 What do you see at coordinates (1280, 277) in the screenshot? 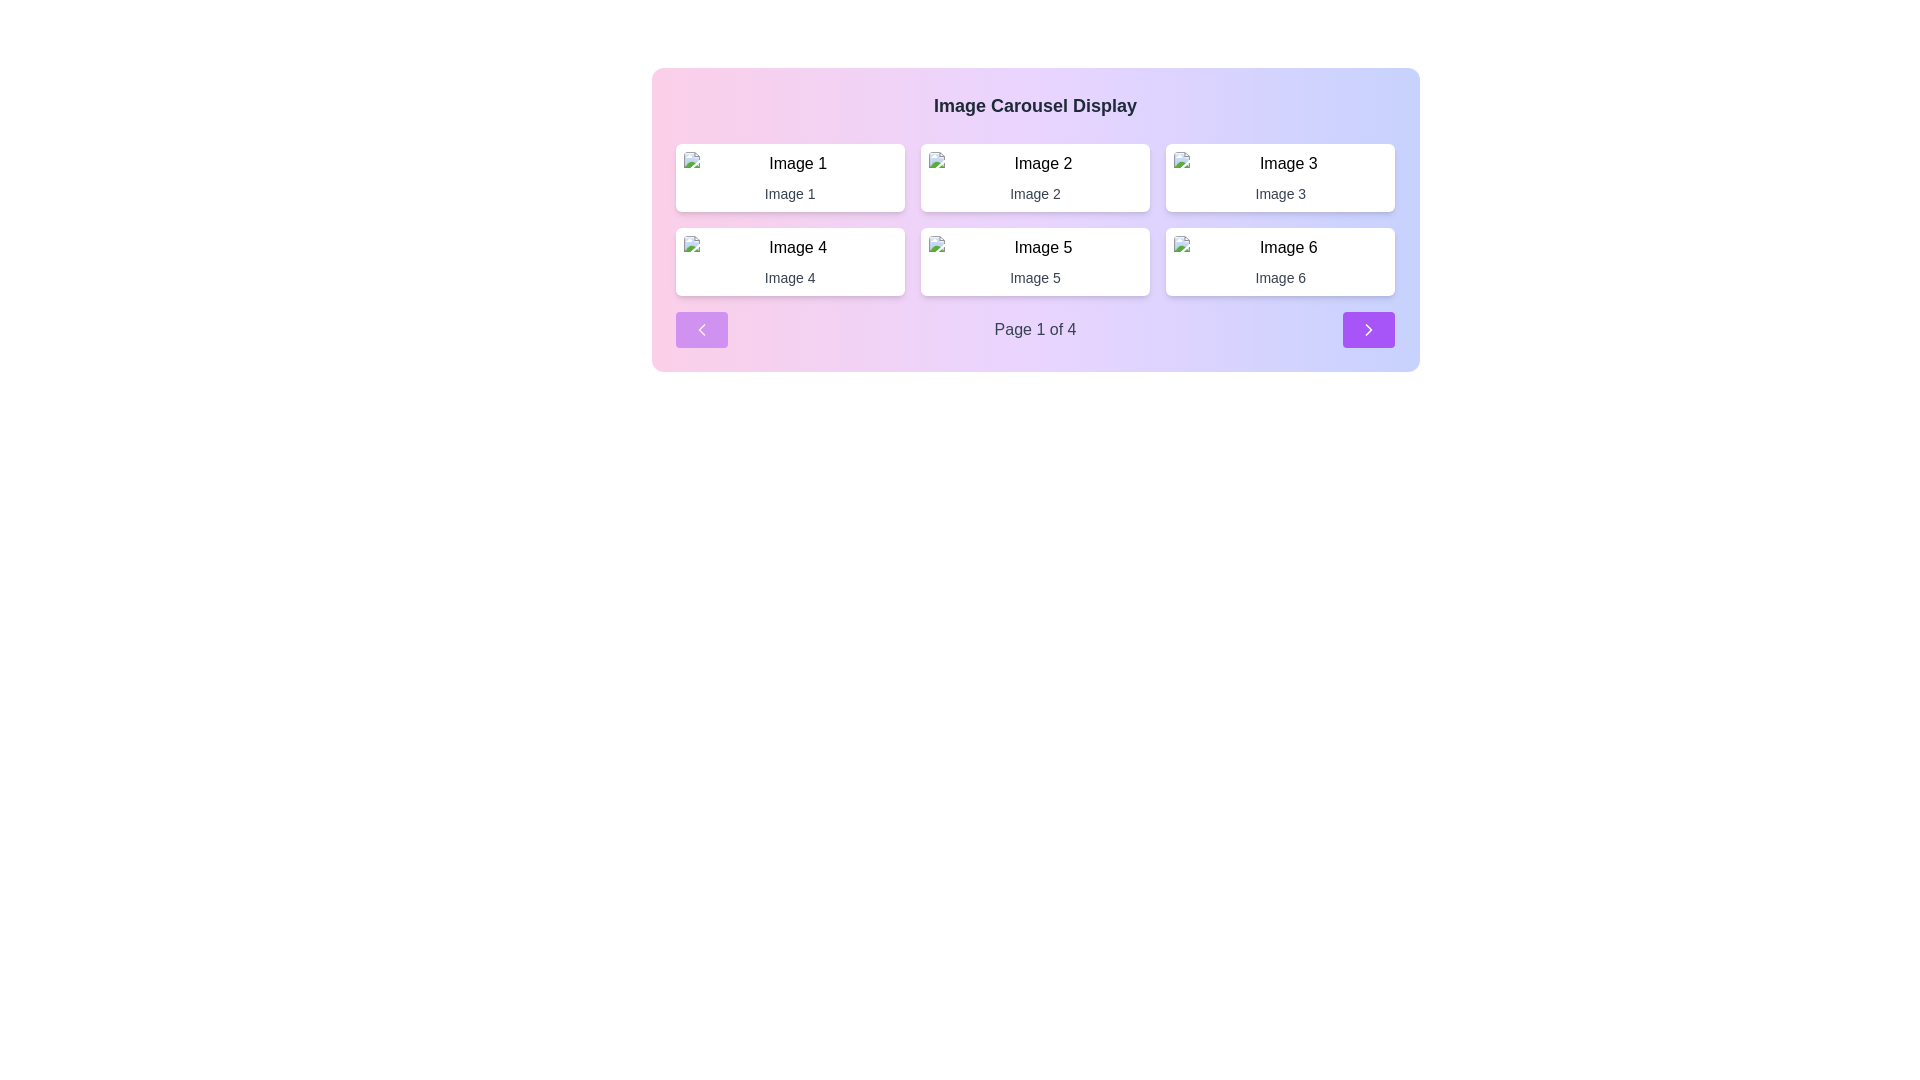
I see `the text label identifying the adjacent image as 'Image 6', located at the bottom of the sixth cell in the grid` at bounding box center [1280, 277].